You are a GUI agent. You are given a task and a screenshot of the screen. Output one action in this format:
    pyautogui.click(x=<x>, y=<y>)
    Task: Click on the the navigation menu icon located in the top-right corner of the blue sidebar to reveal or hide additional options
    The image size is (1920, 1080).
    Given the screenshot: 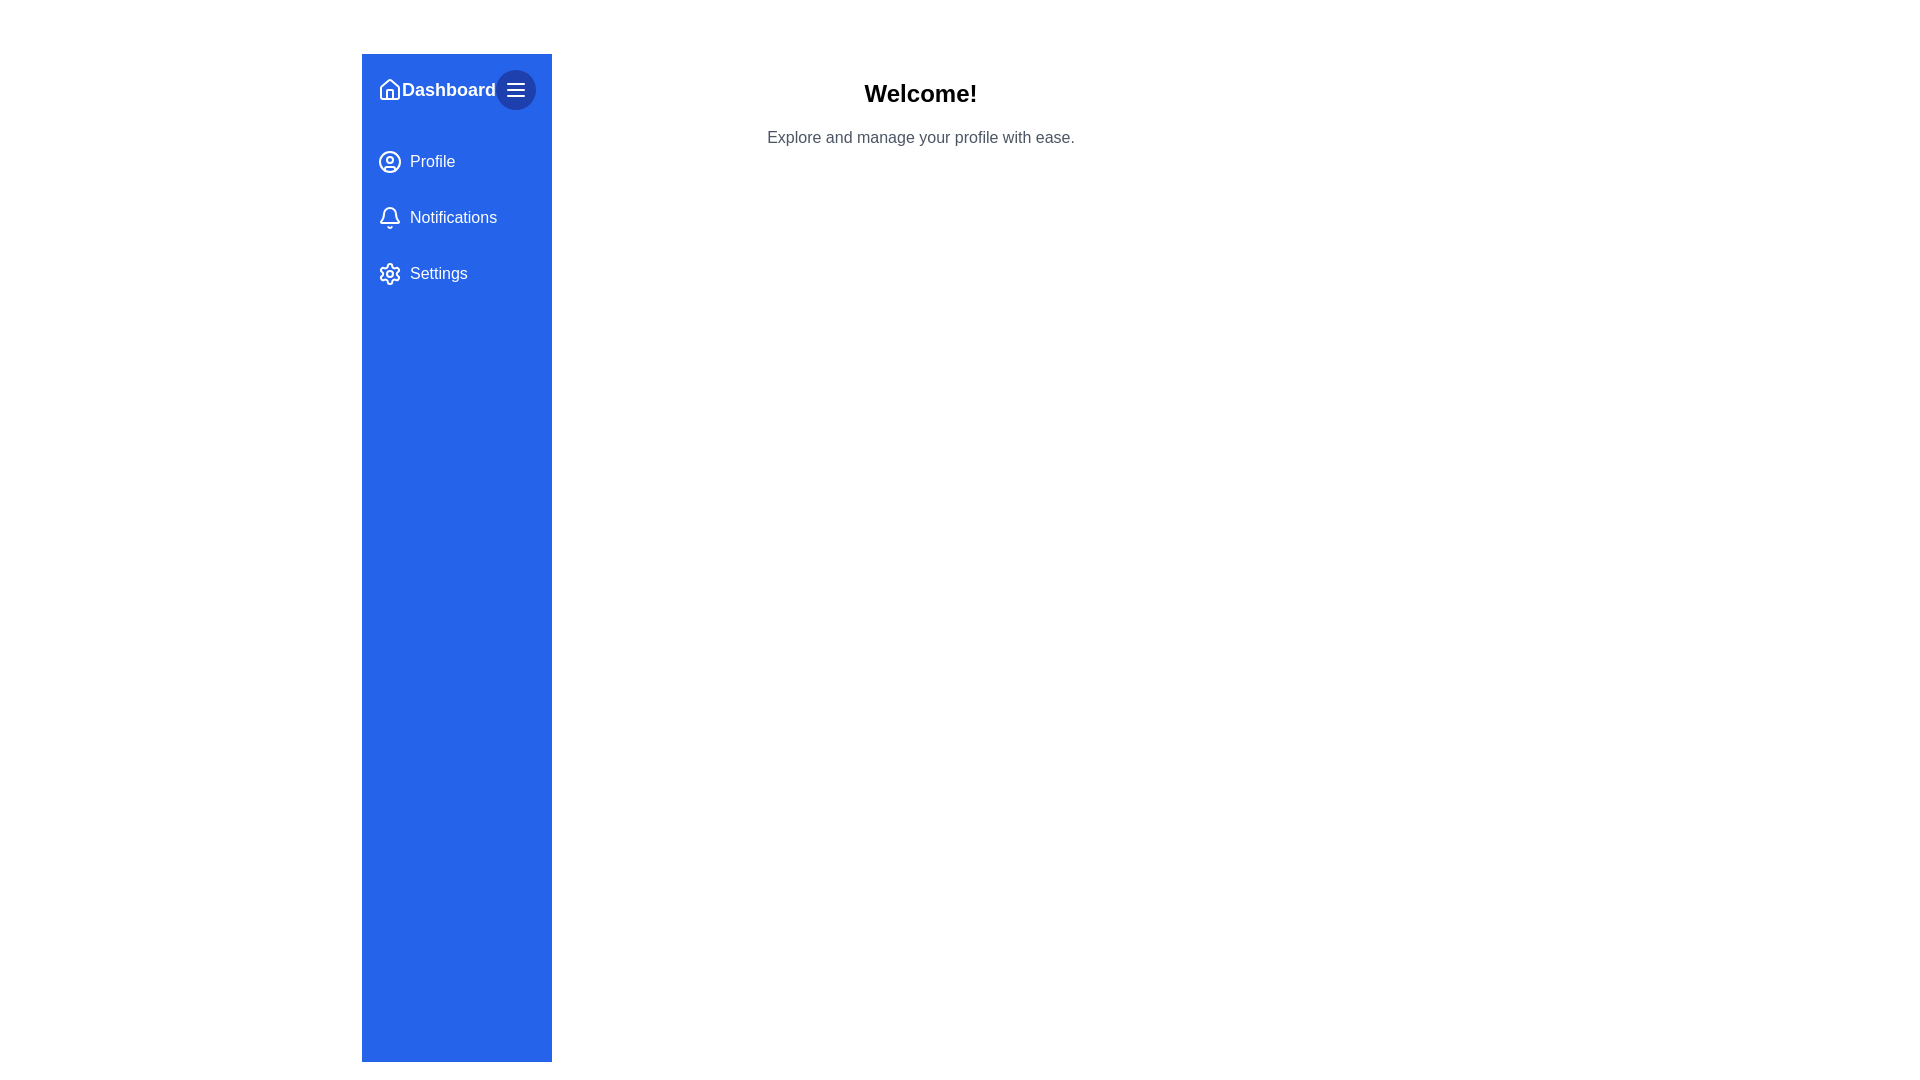 What is the action you would take?
    pyautogui.click(x=516, y=88)
    